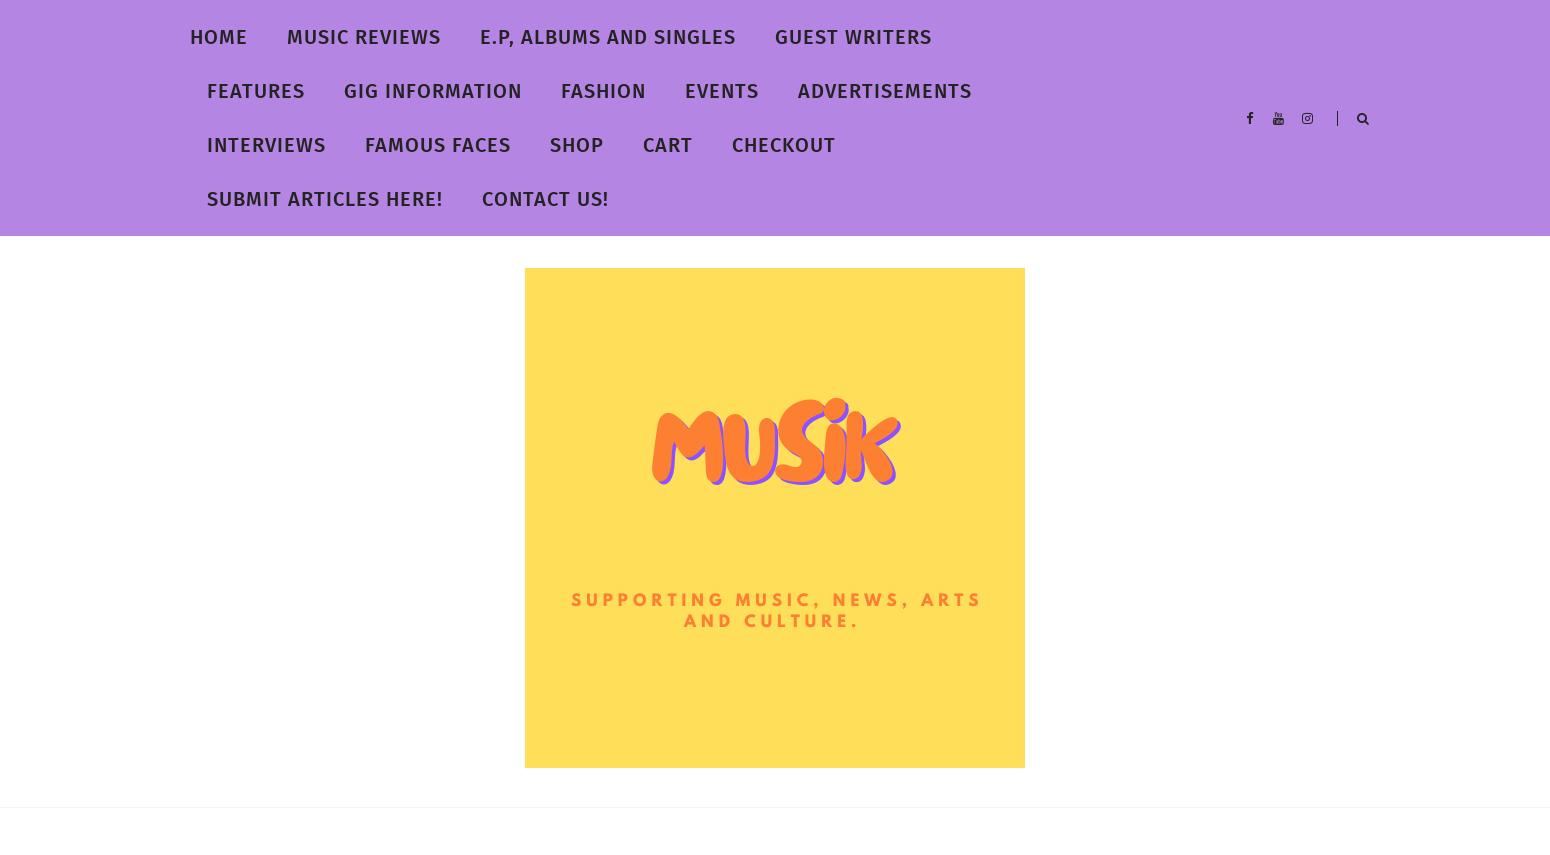 The width and height of the screenshot is (1550, 855). What do you see at coordinates (266, 145) in the screenshot?
I see `'Interviews'` at bounding box center [266, 145].